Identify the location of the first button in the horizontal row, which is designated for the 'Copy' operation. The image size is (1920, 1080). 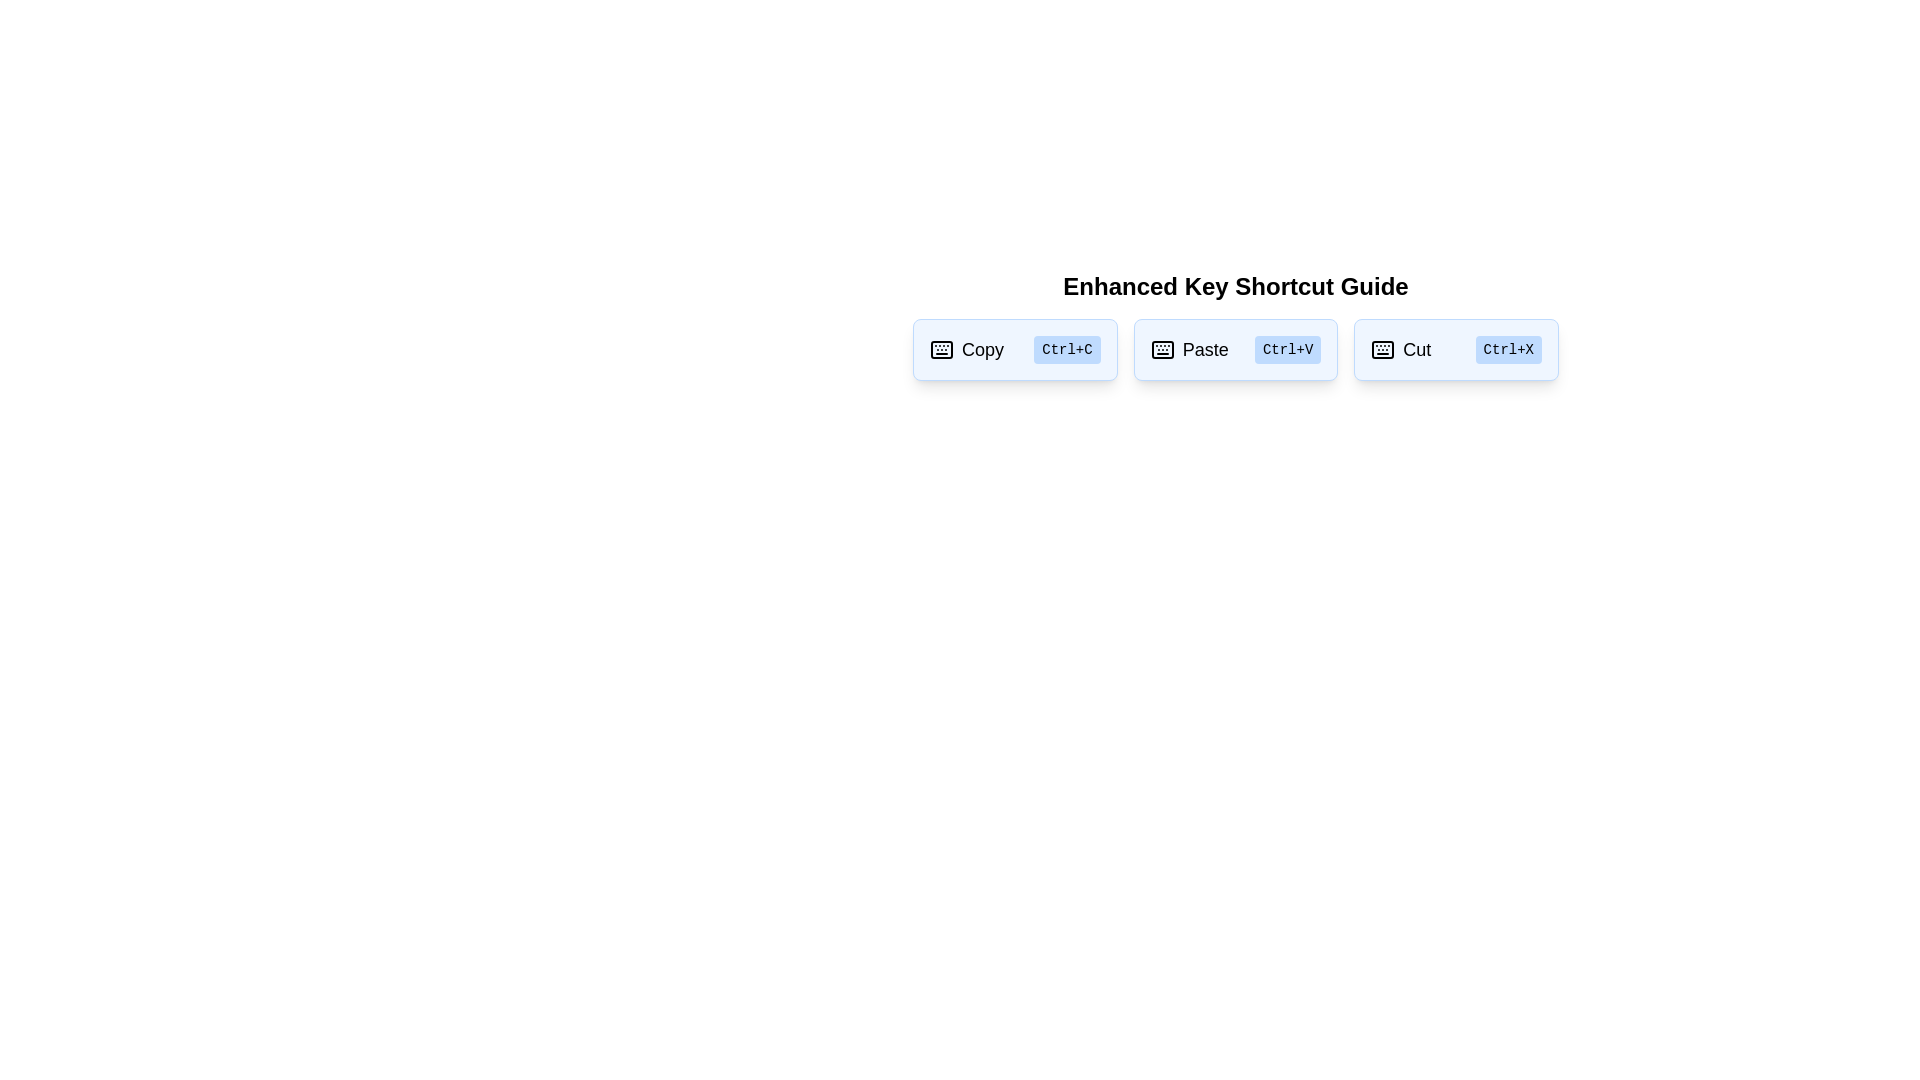
(1014, 349).